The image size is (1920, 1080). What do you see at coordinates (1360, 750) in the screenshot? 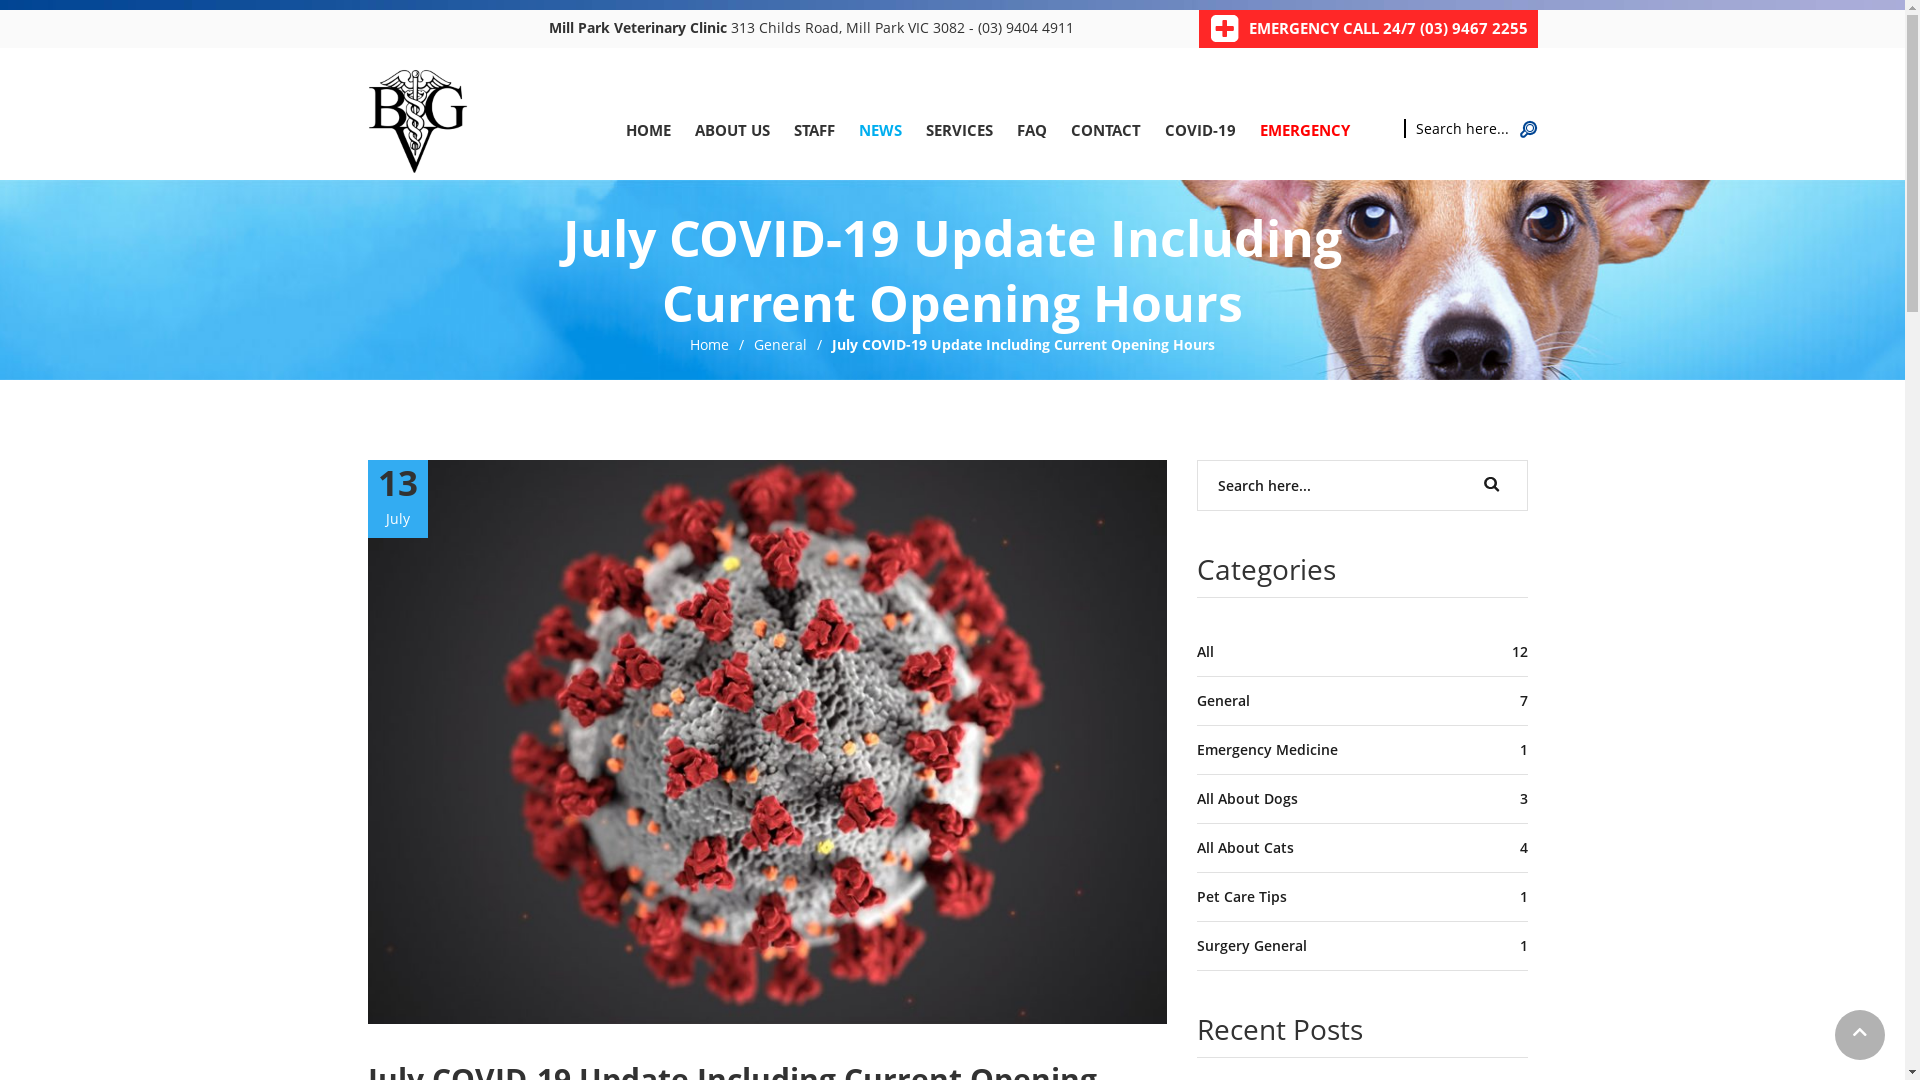
I see `'Emergency Medicine` at bounding box center [1360, 750].